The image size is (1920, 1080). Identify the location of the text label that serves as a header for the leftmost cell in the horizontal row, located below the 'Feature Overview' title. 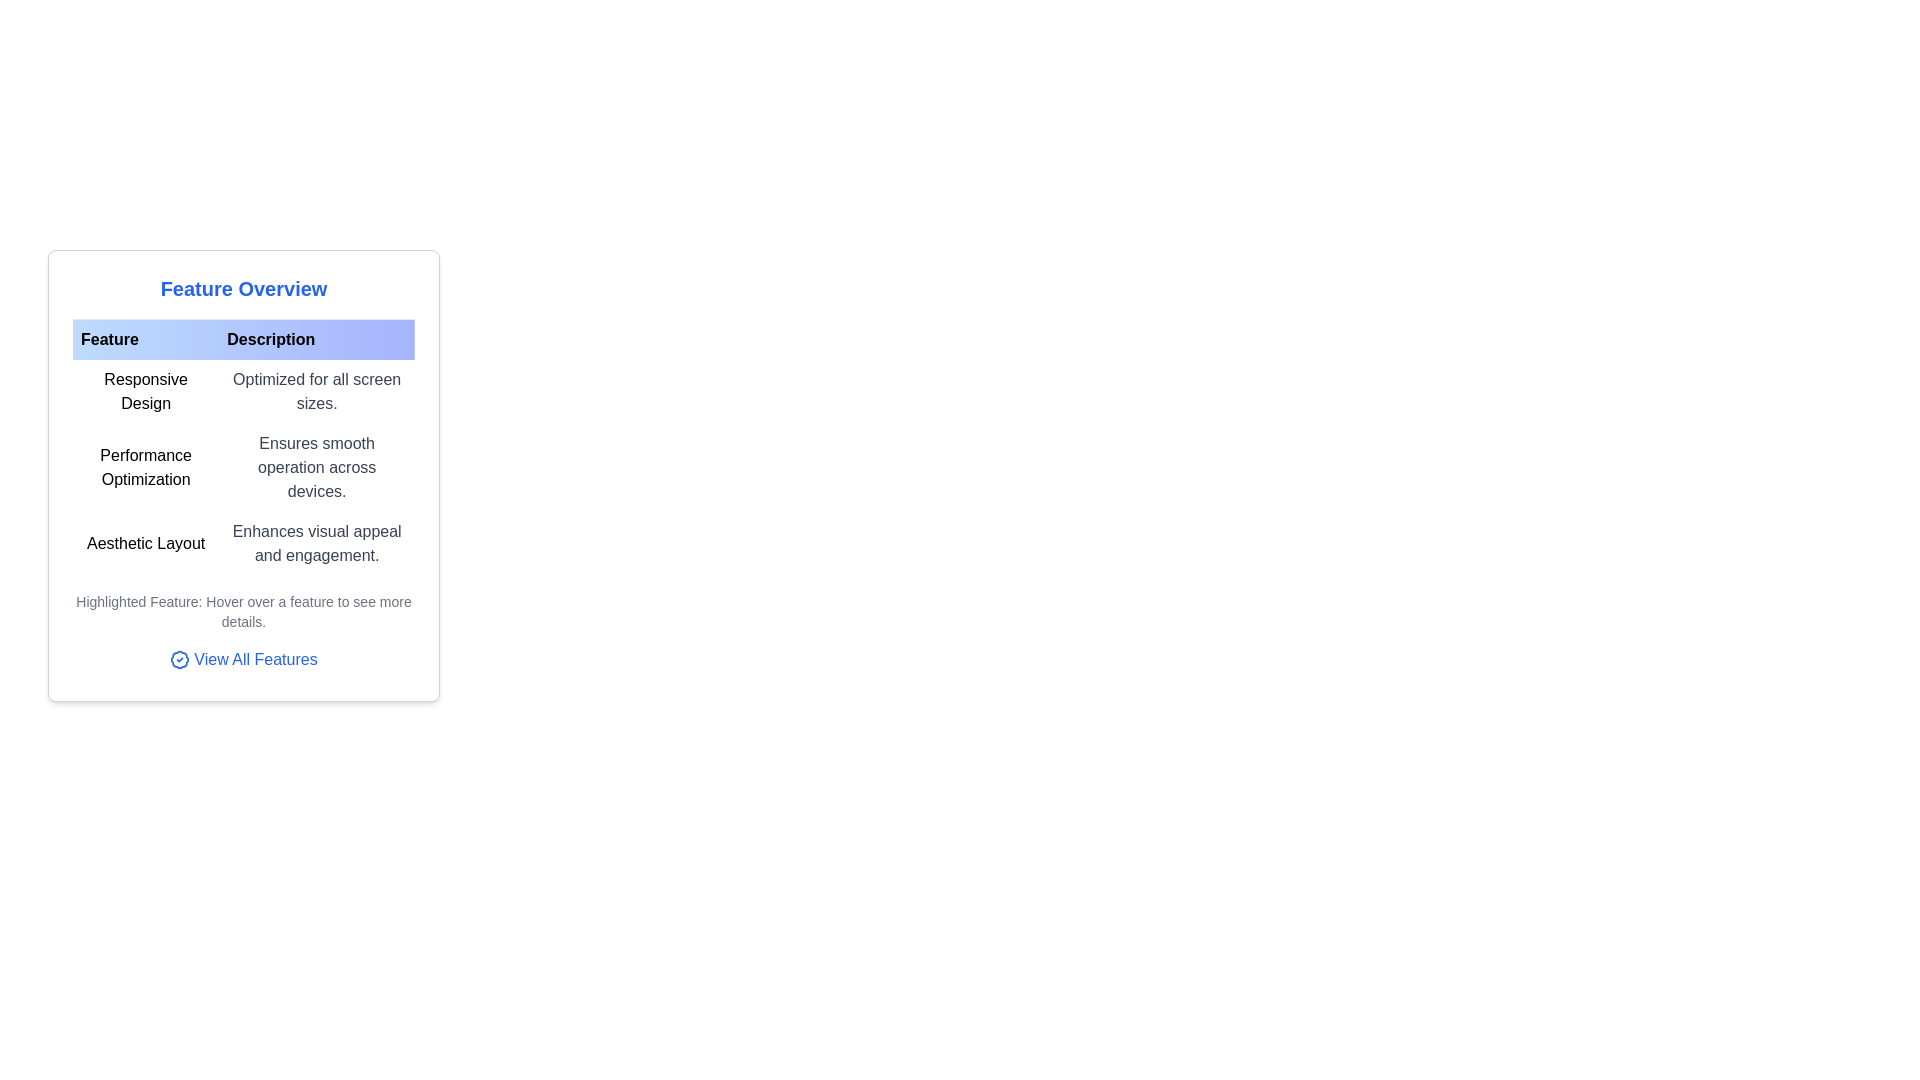
(145, 338).